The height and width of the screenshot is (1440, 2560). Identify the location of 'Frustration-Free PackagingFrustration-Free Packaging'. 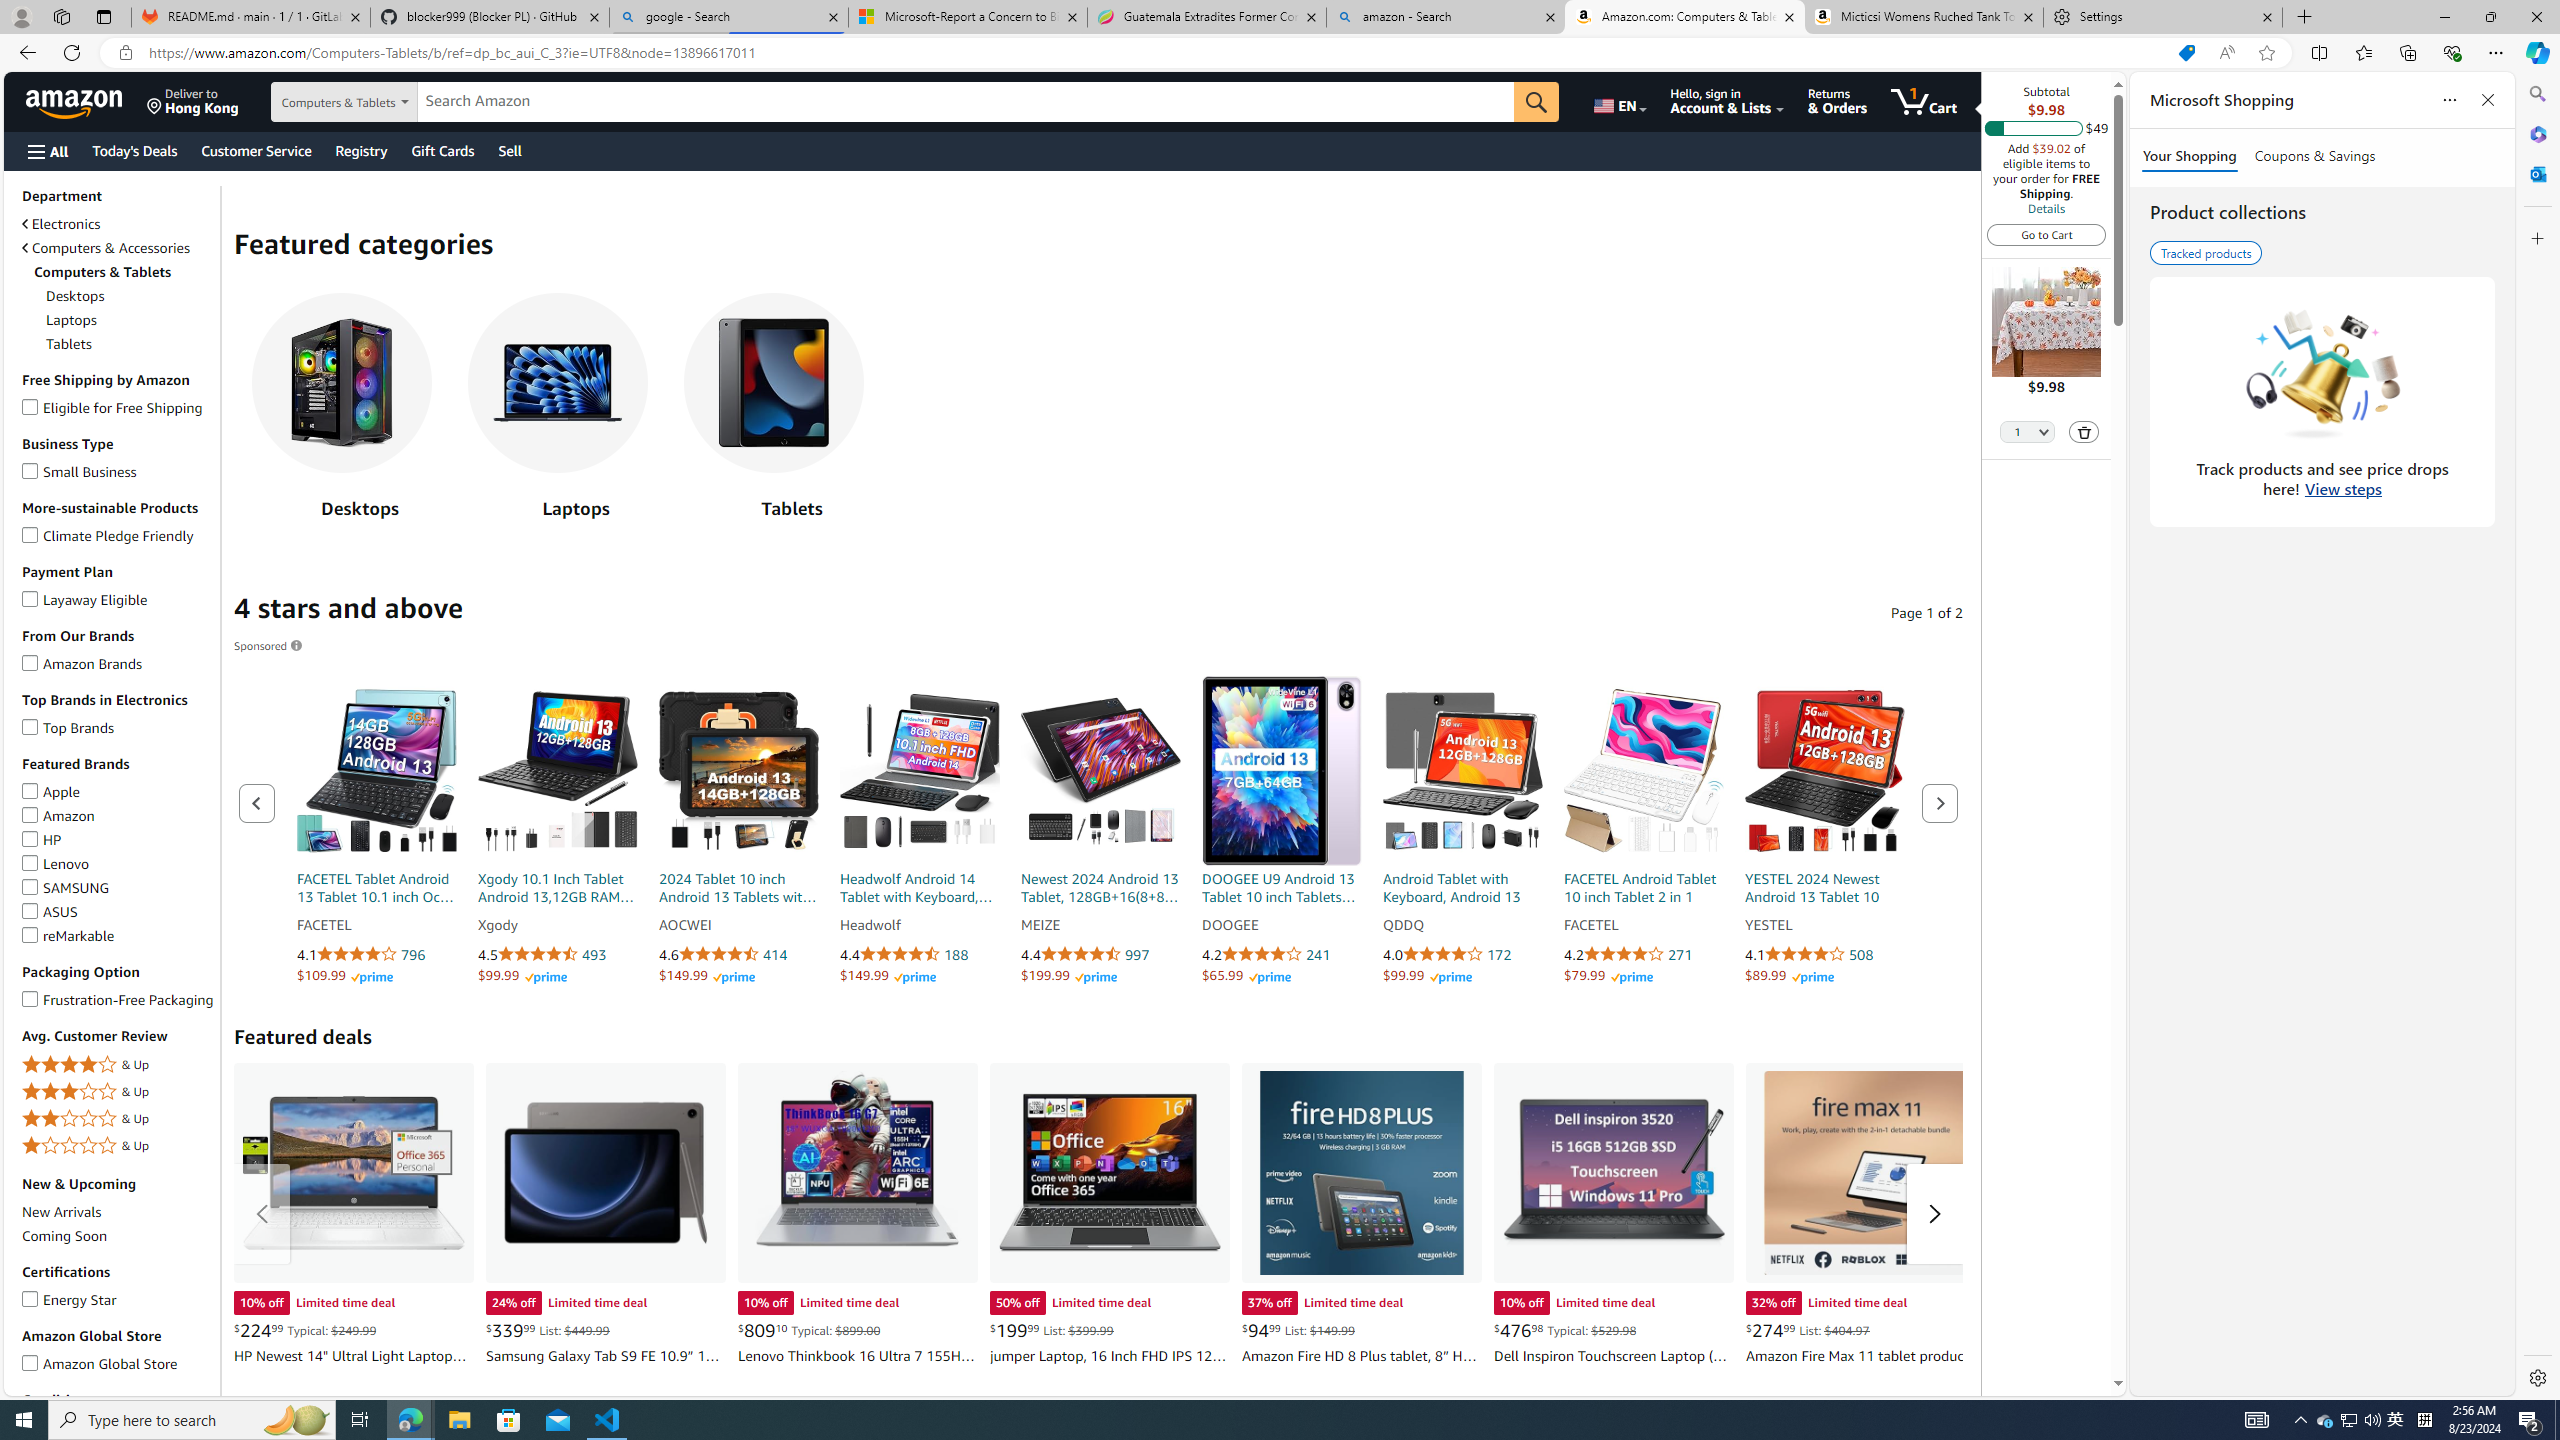
(118, 999).